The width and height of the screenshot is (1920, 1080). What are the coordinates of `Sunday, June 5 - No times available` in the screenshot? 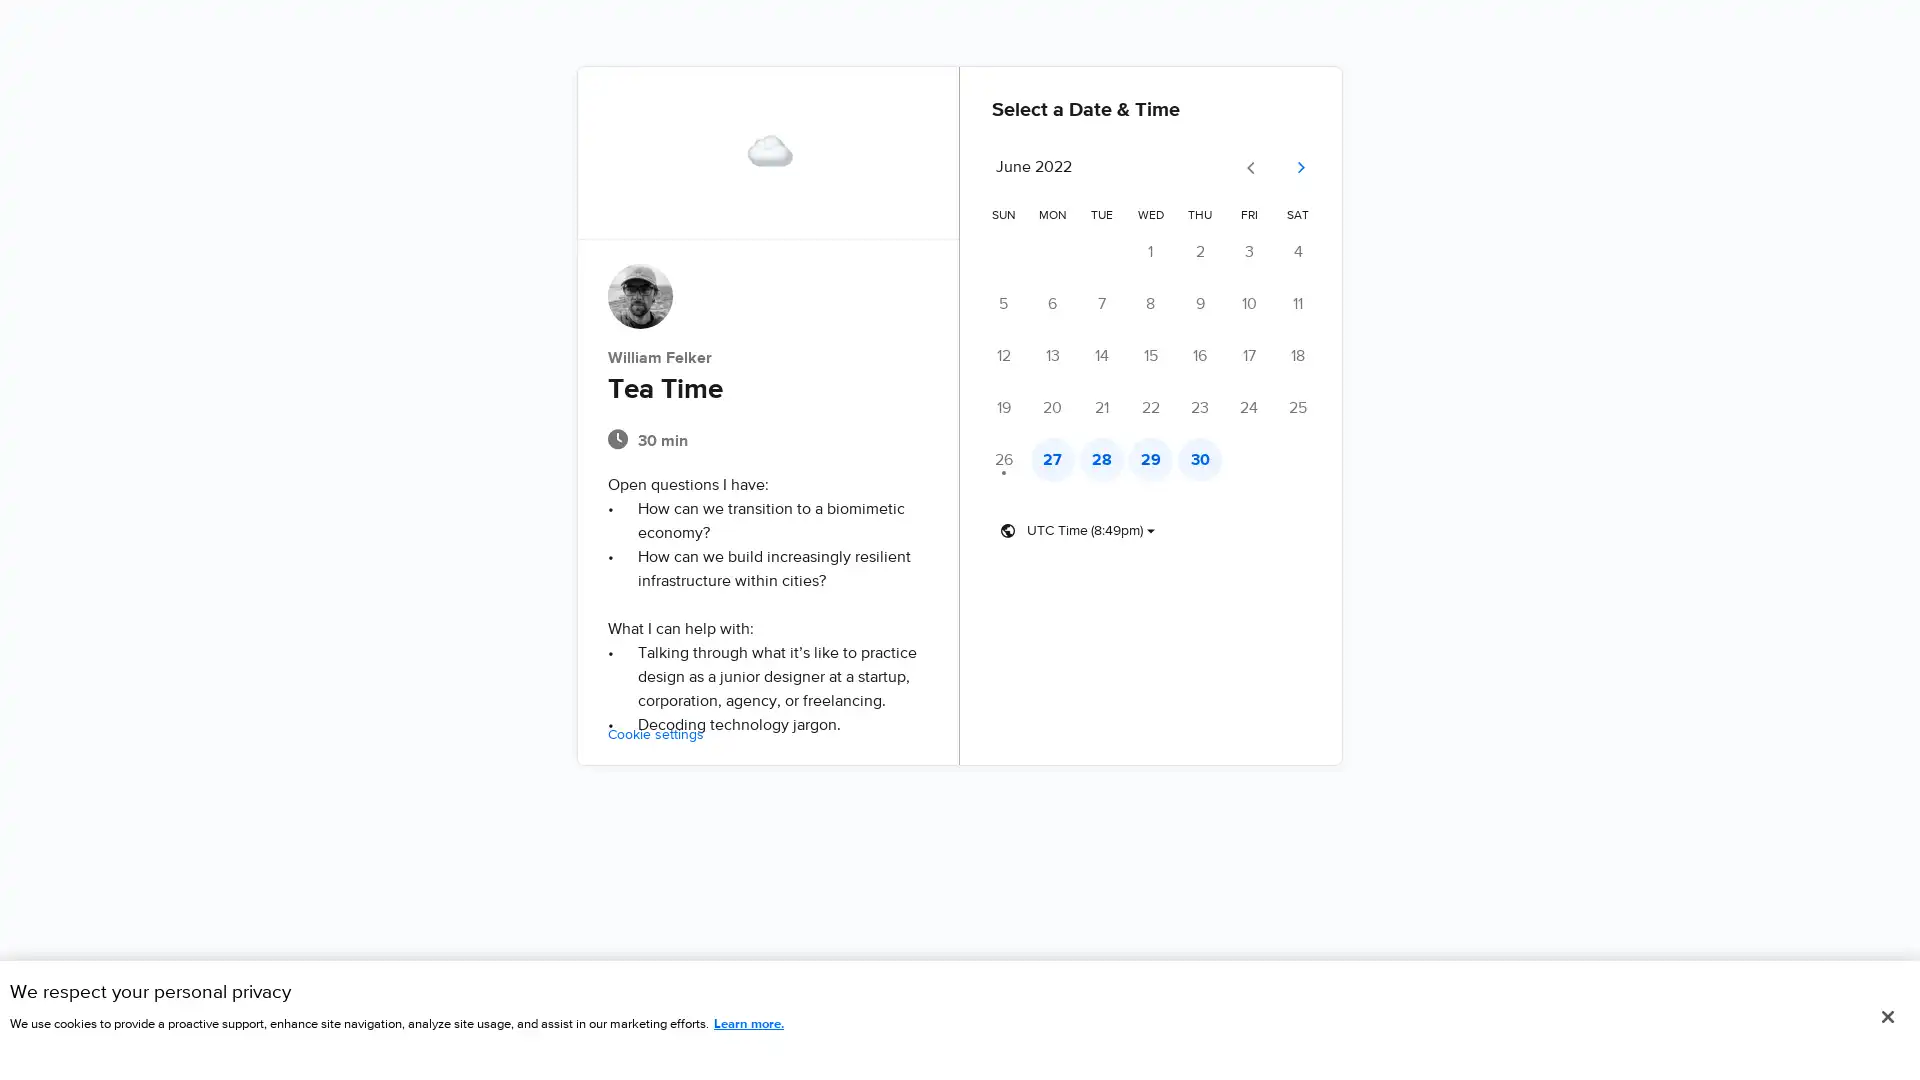 It's located at (1003, 304).